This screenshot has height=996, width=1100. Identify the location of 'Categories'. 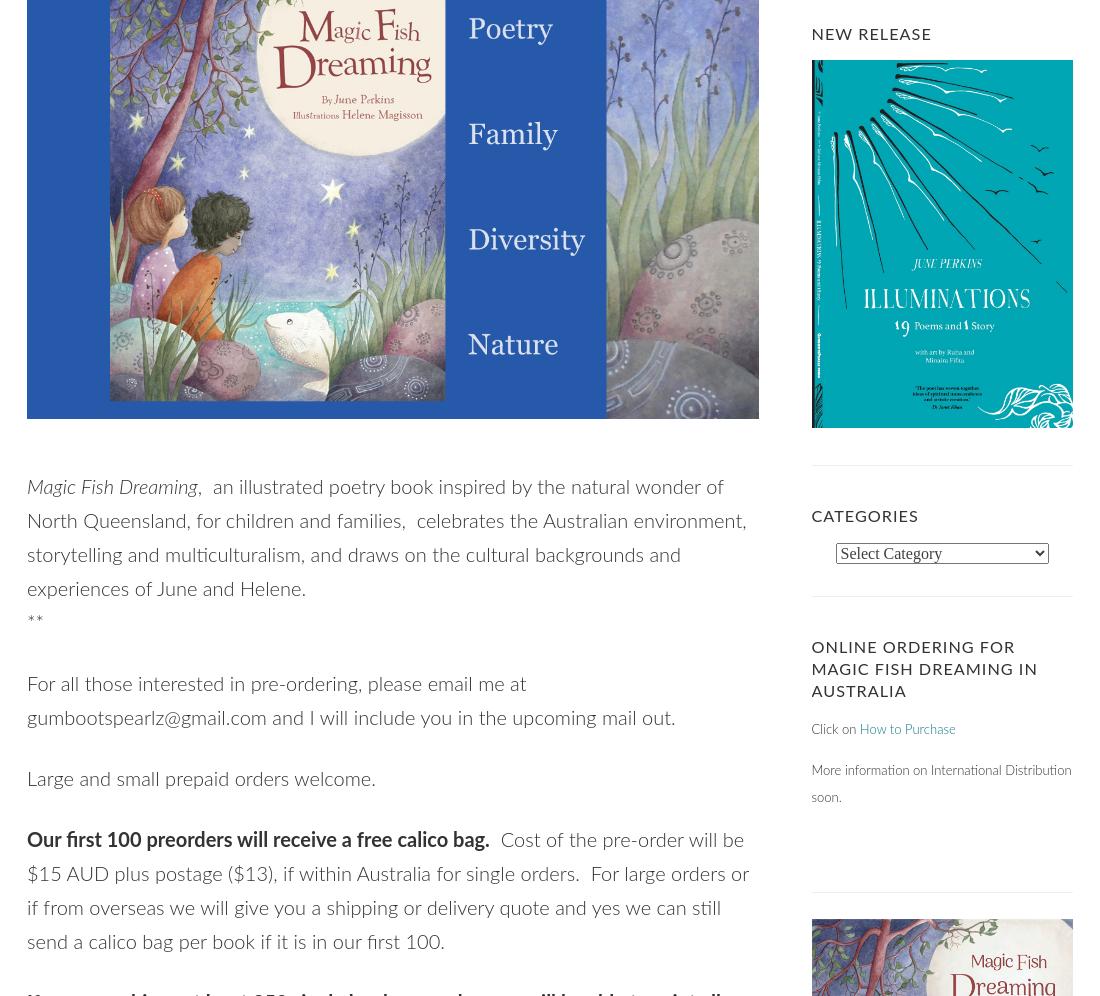
(811, 516).